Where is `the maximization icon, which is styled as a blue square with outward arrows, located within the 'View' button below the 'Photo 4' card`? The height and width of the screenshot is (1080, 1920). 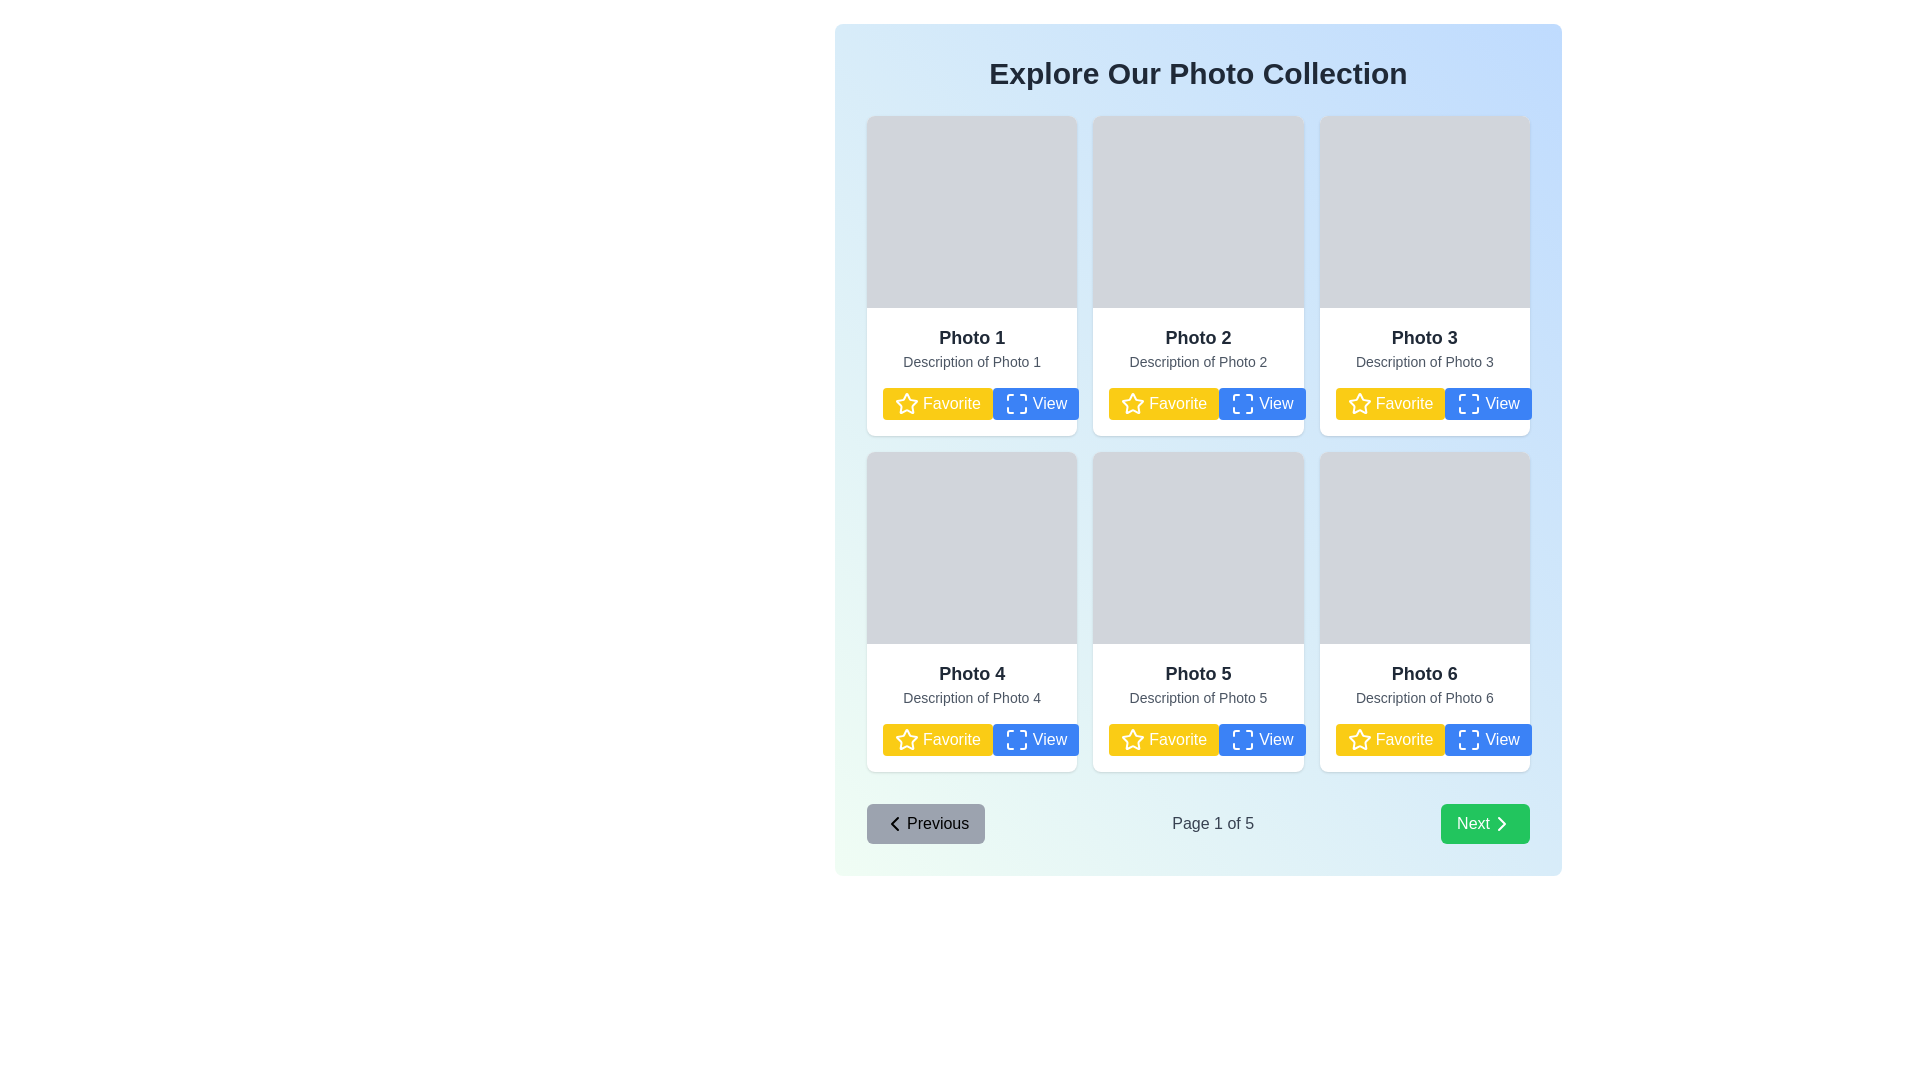
the maximization icon, which is styled as a blue square with outward arrows, located within the 'View' button below the 'Photo 4' card is located at coordinates (1016, 740).